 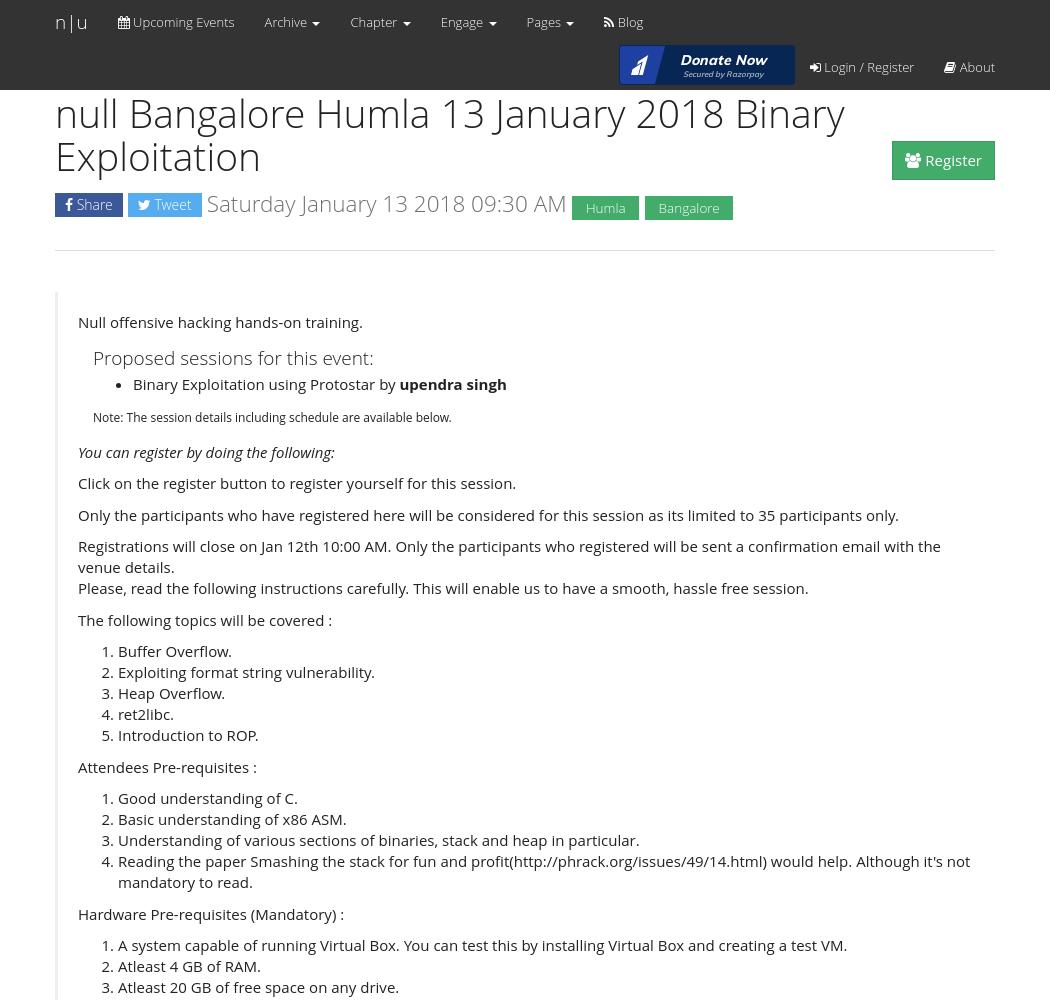 I want to click on 'Heap Overflow.', so click(x=171, y=692).